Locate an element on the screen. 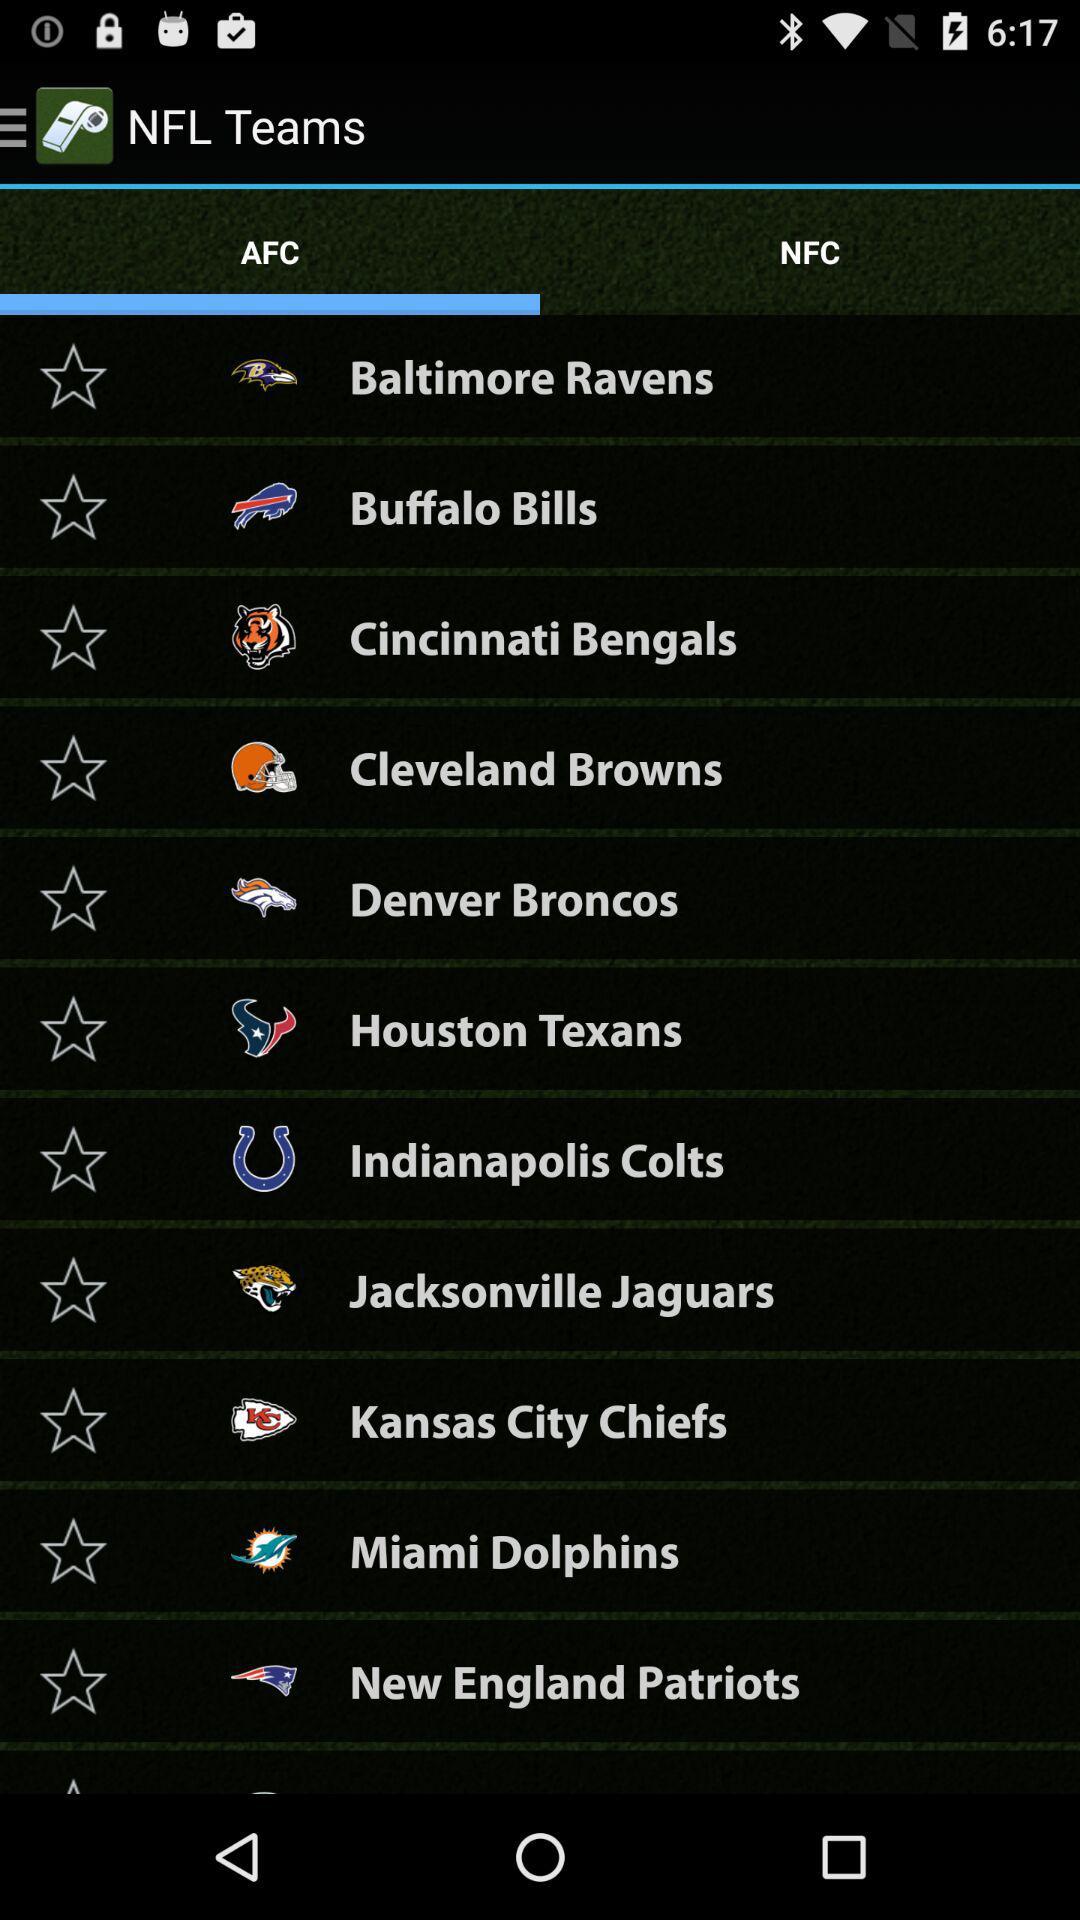 Image resolution: width=1080 pixels, height=1920 pixels. item above kansas city chiefs icon is located at coordinates (562, 1289).